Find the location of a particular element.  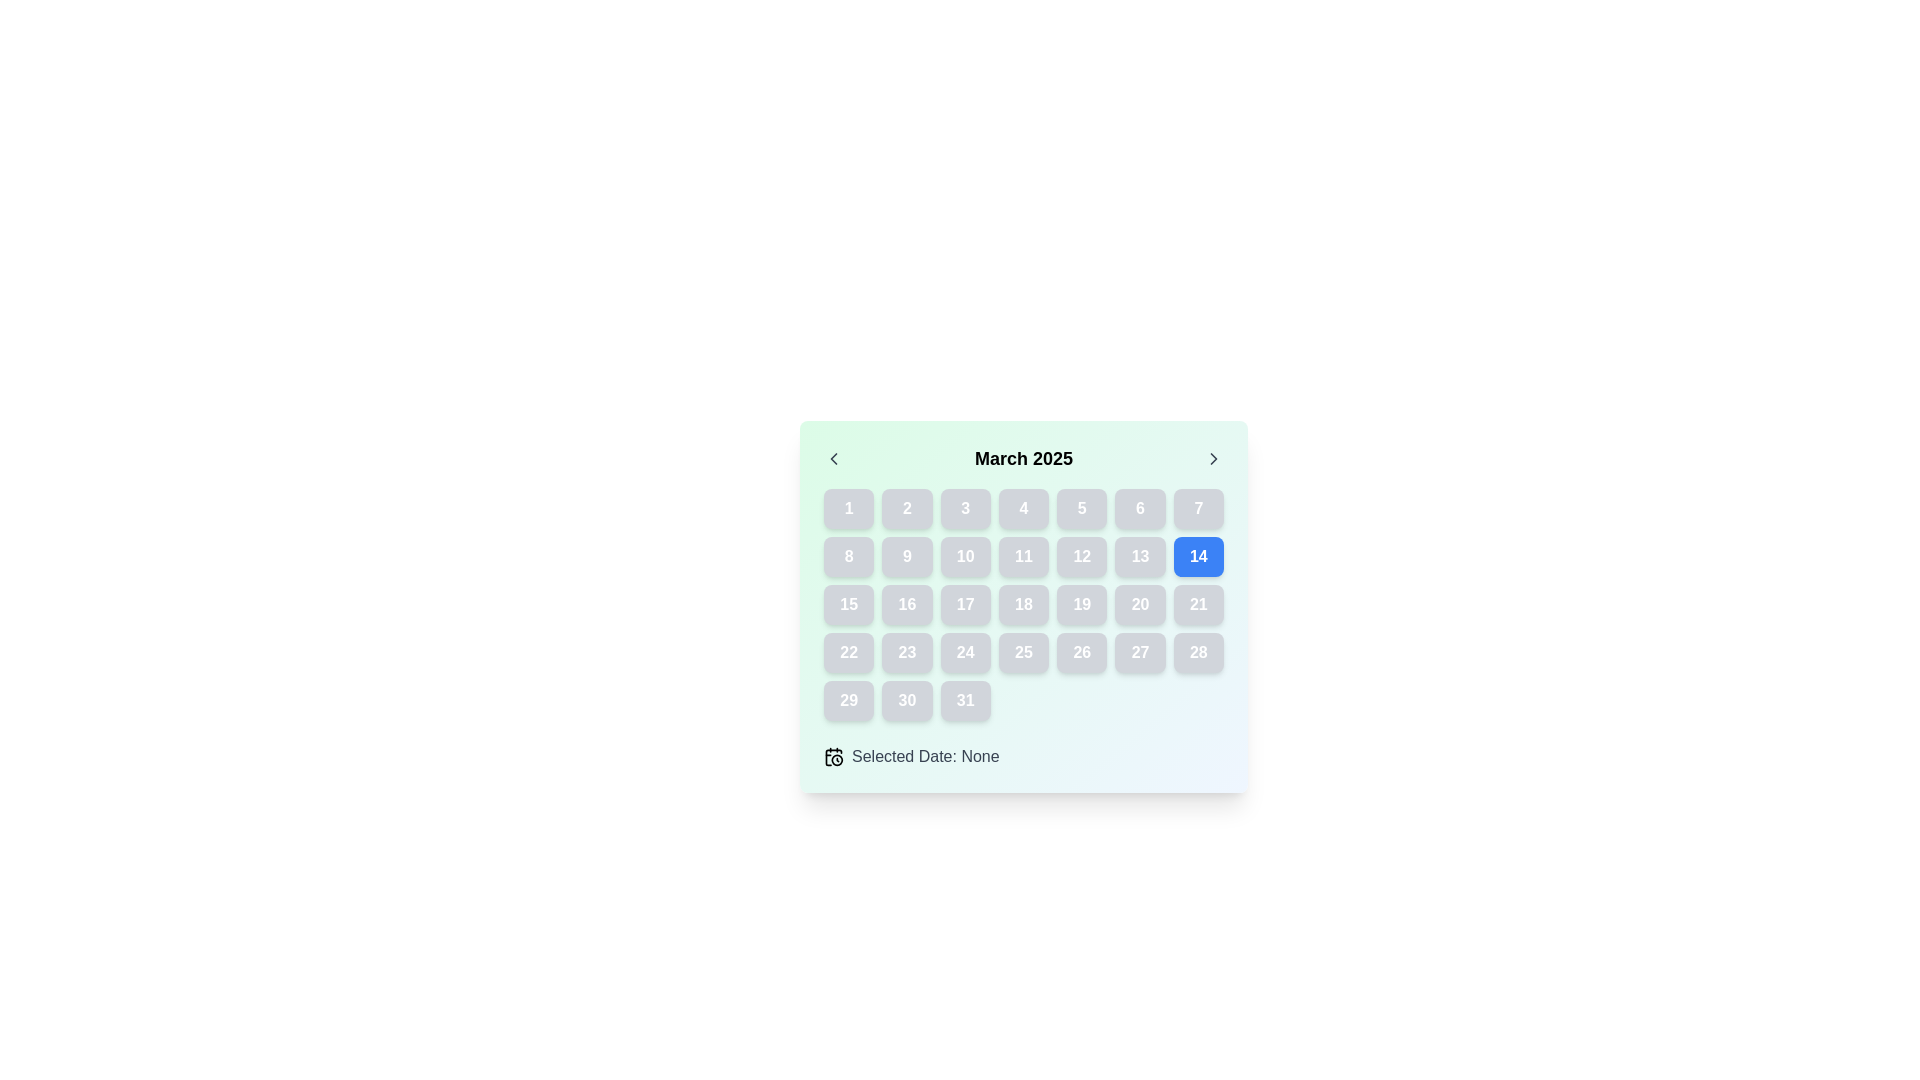

the right-facing arrow button with a dark gray color that changes shade upon hovering, located on the rightmost side of the bar containing the text 'March 2025' is located at coordinates (1213, 459).